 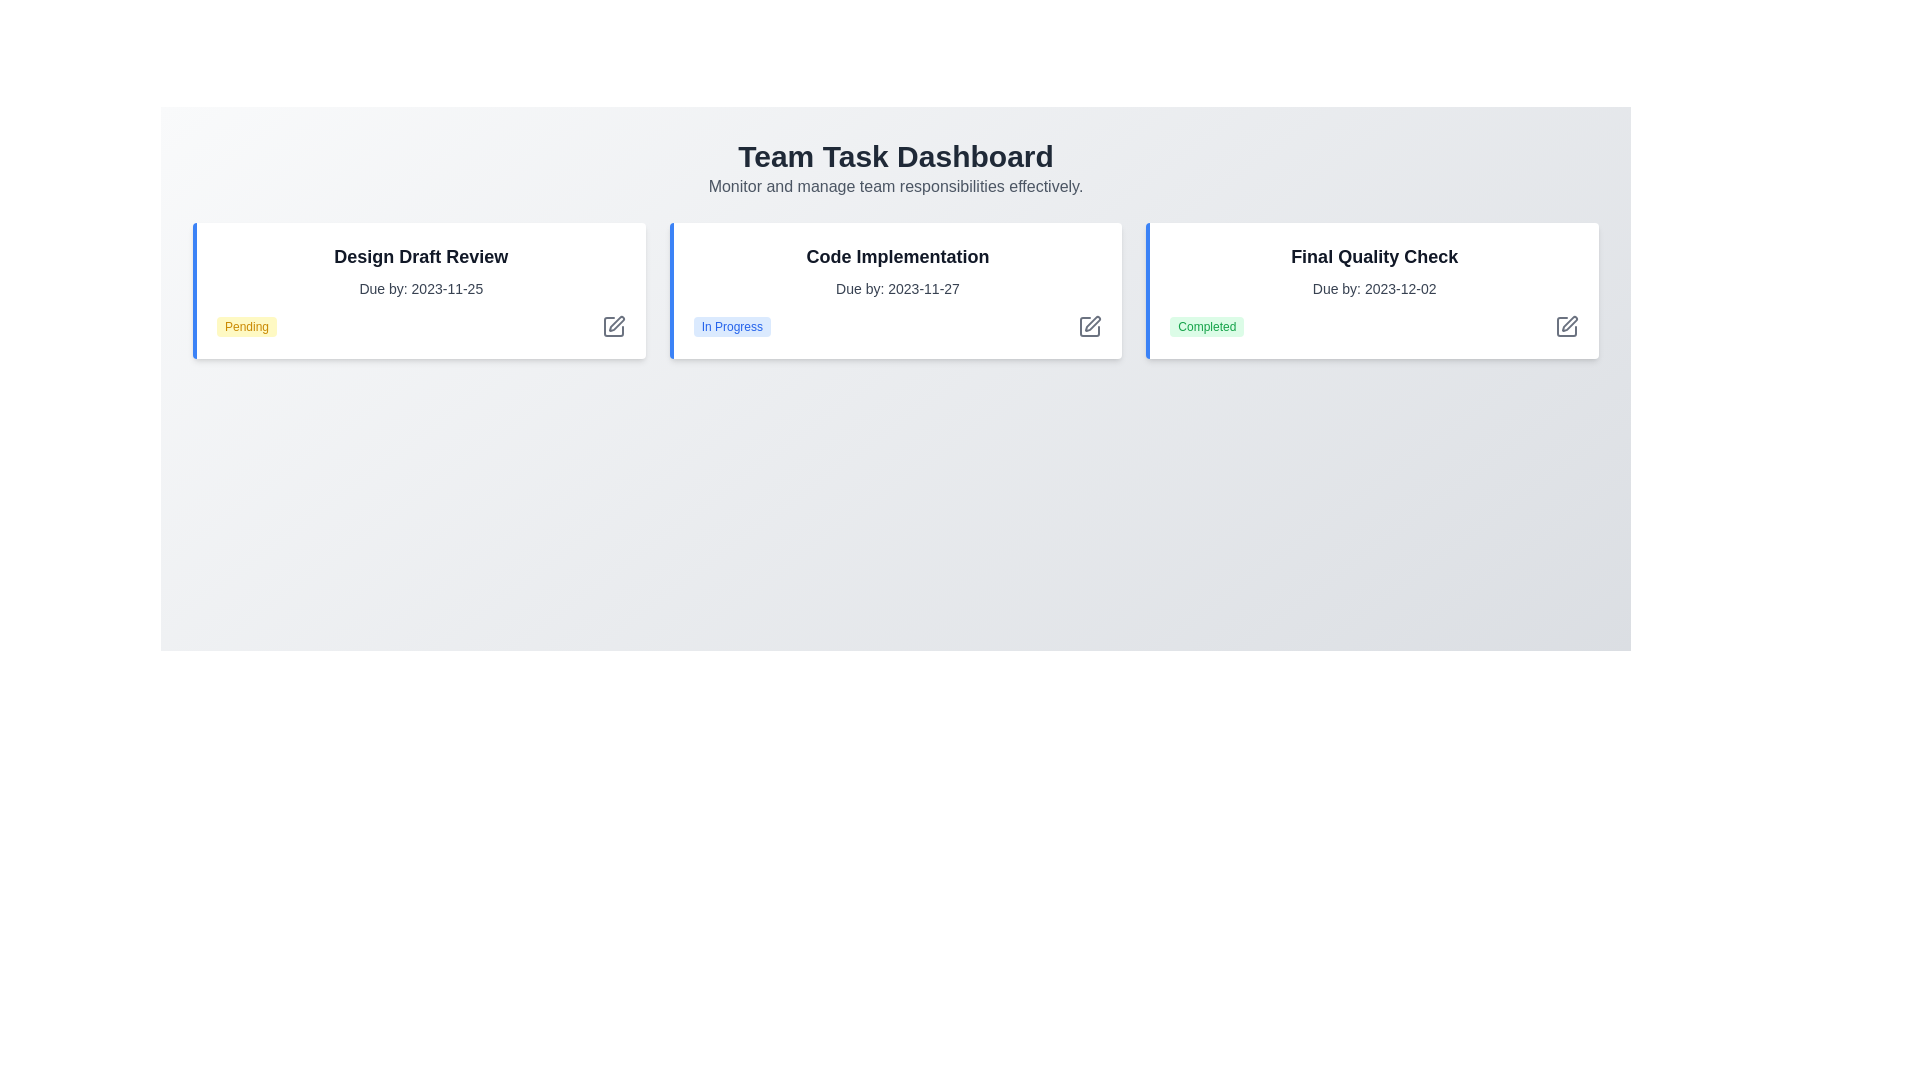 I want to click on the static text label that communicates the deadline for the task, which displays '2023-12-02' and is located below the task title 'Final Quality Check' on the right side of the dashboard, so click(x=1373, y=289).